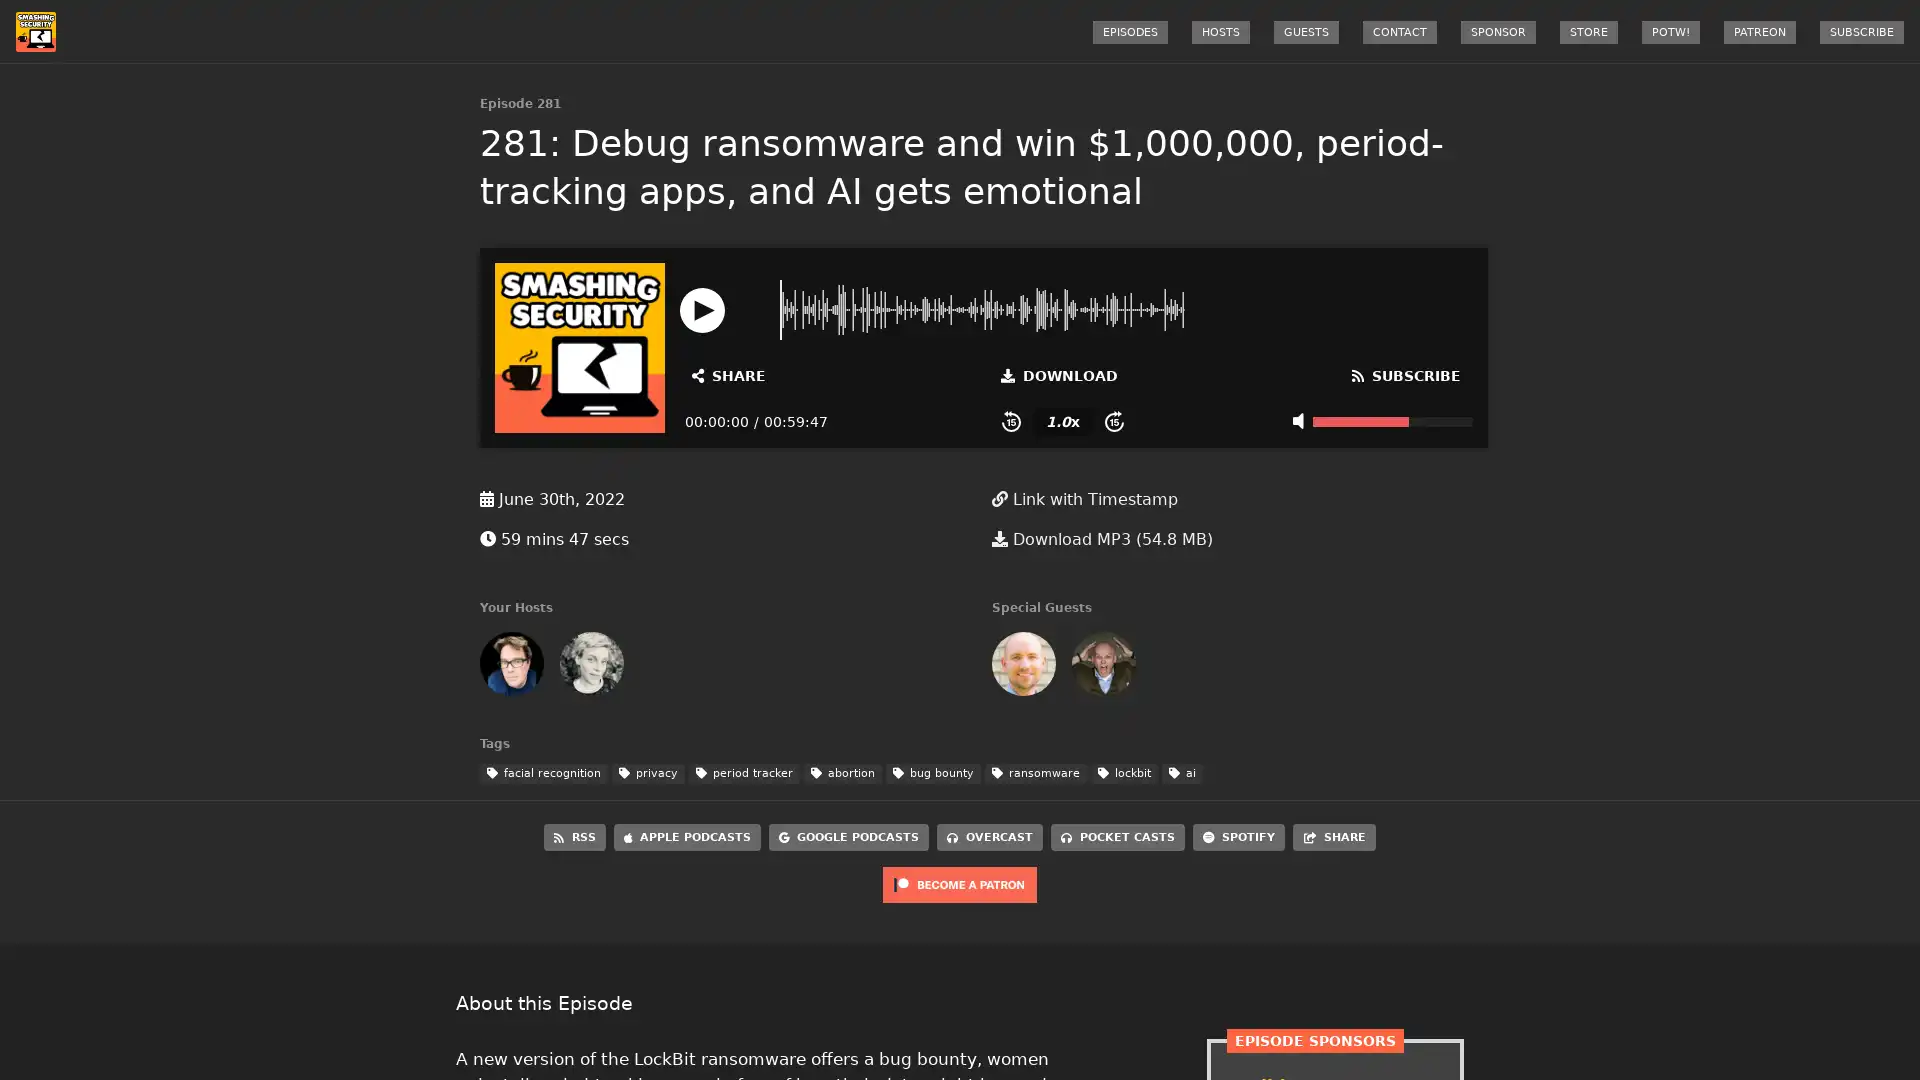 This screenshot has width=1920, height=1080. Describe the element at coordinates (1011, 419) in the screenshot. I see `Skip Back 15 Seconds` at that location.